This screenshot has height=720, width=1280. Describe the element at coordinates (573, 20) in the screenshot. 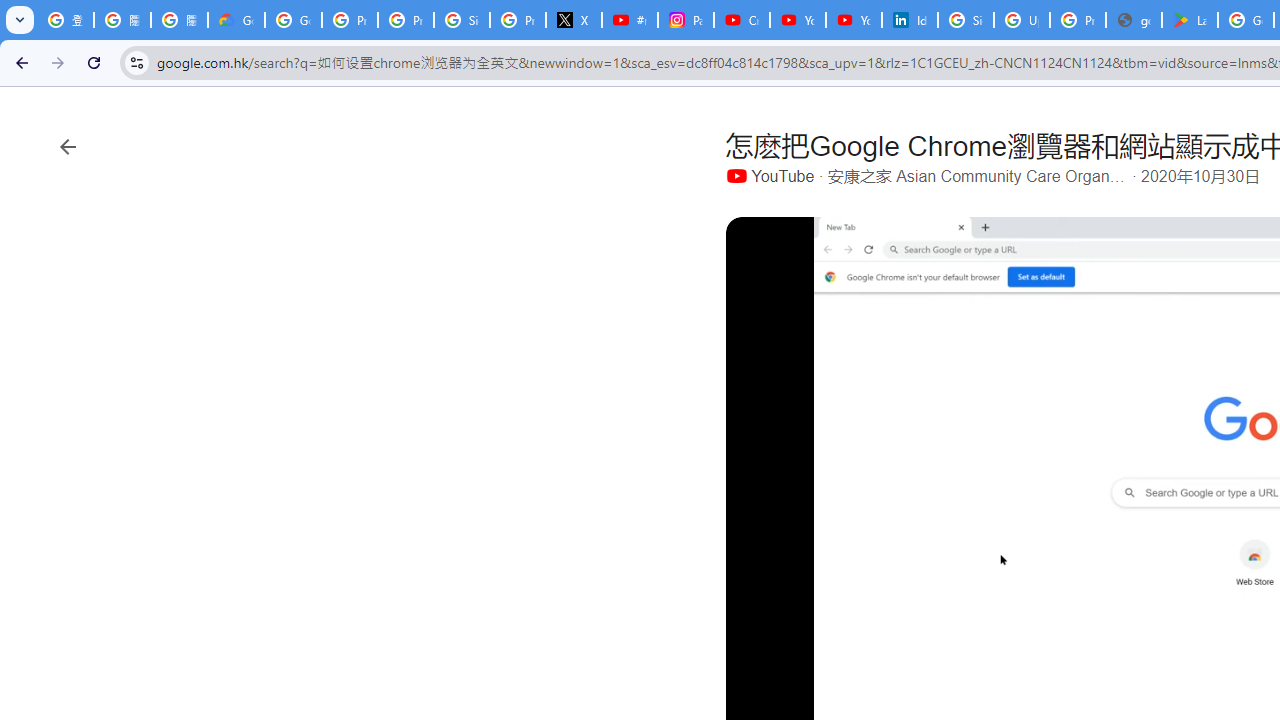

I see `'X'` at that location.